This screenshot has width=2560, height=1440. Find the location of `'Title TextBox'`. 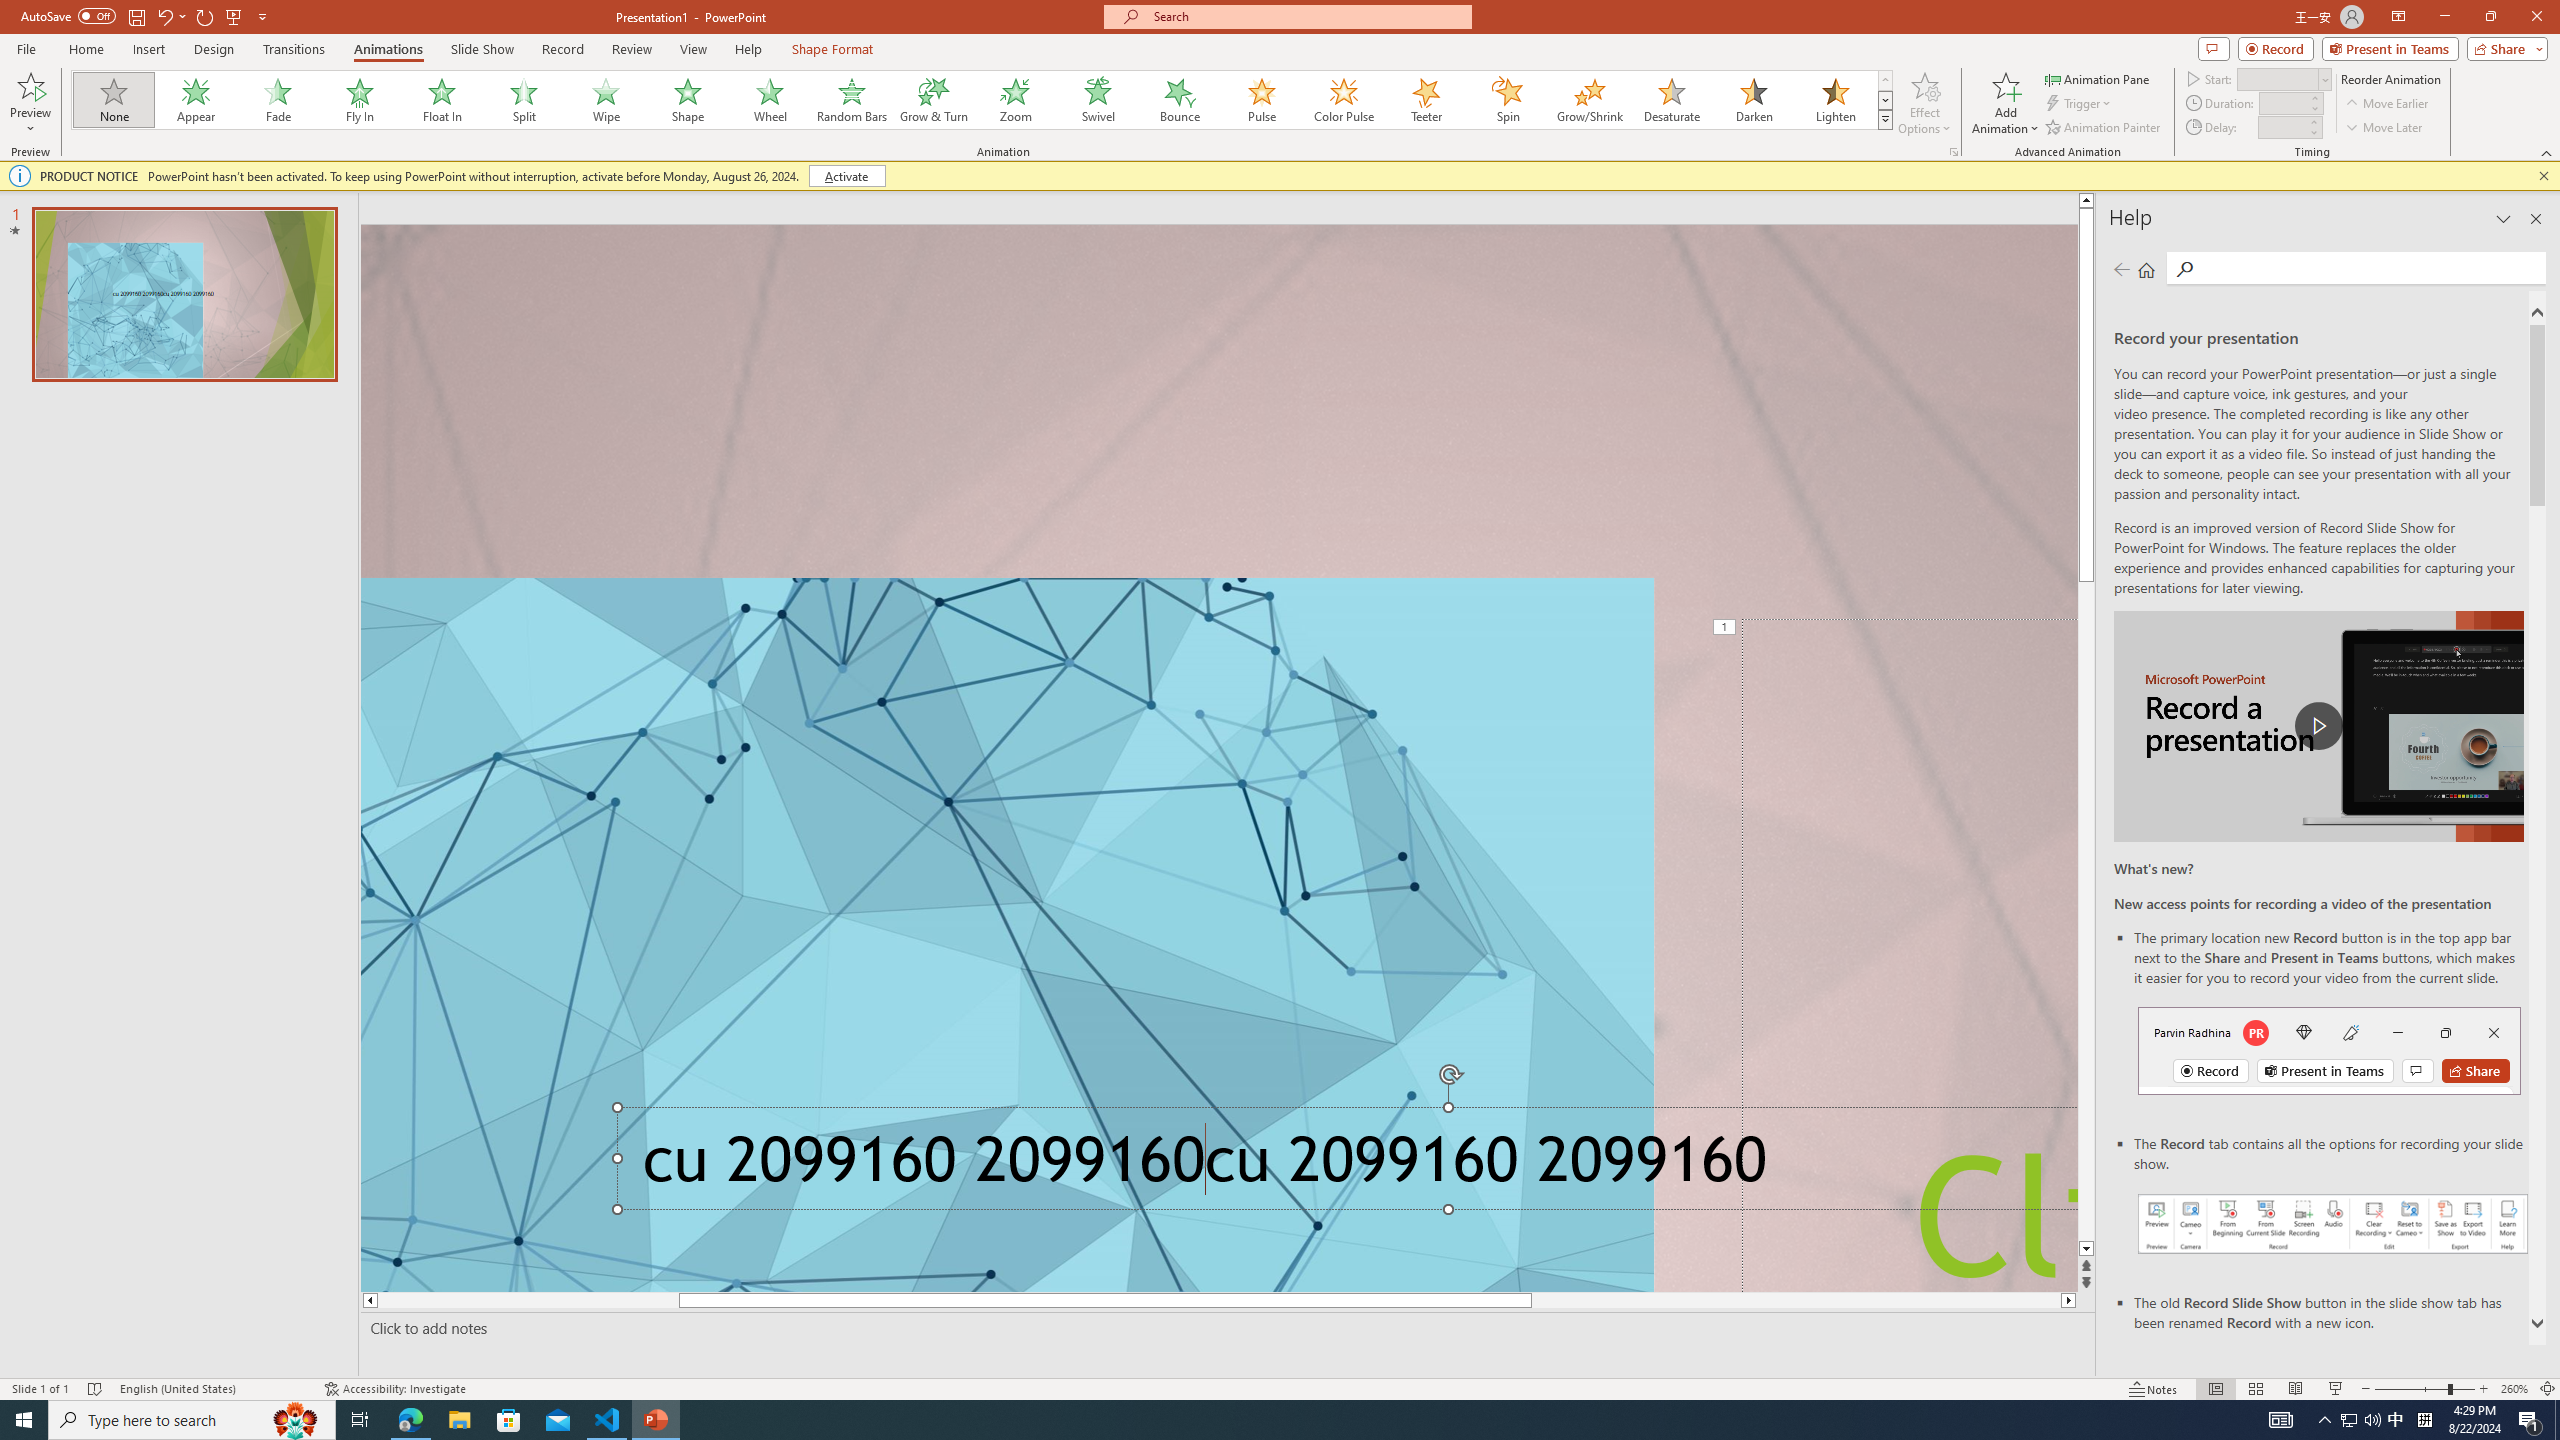

'Title TextBox' is located at coordinates (1908, 954).